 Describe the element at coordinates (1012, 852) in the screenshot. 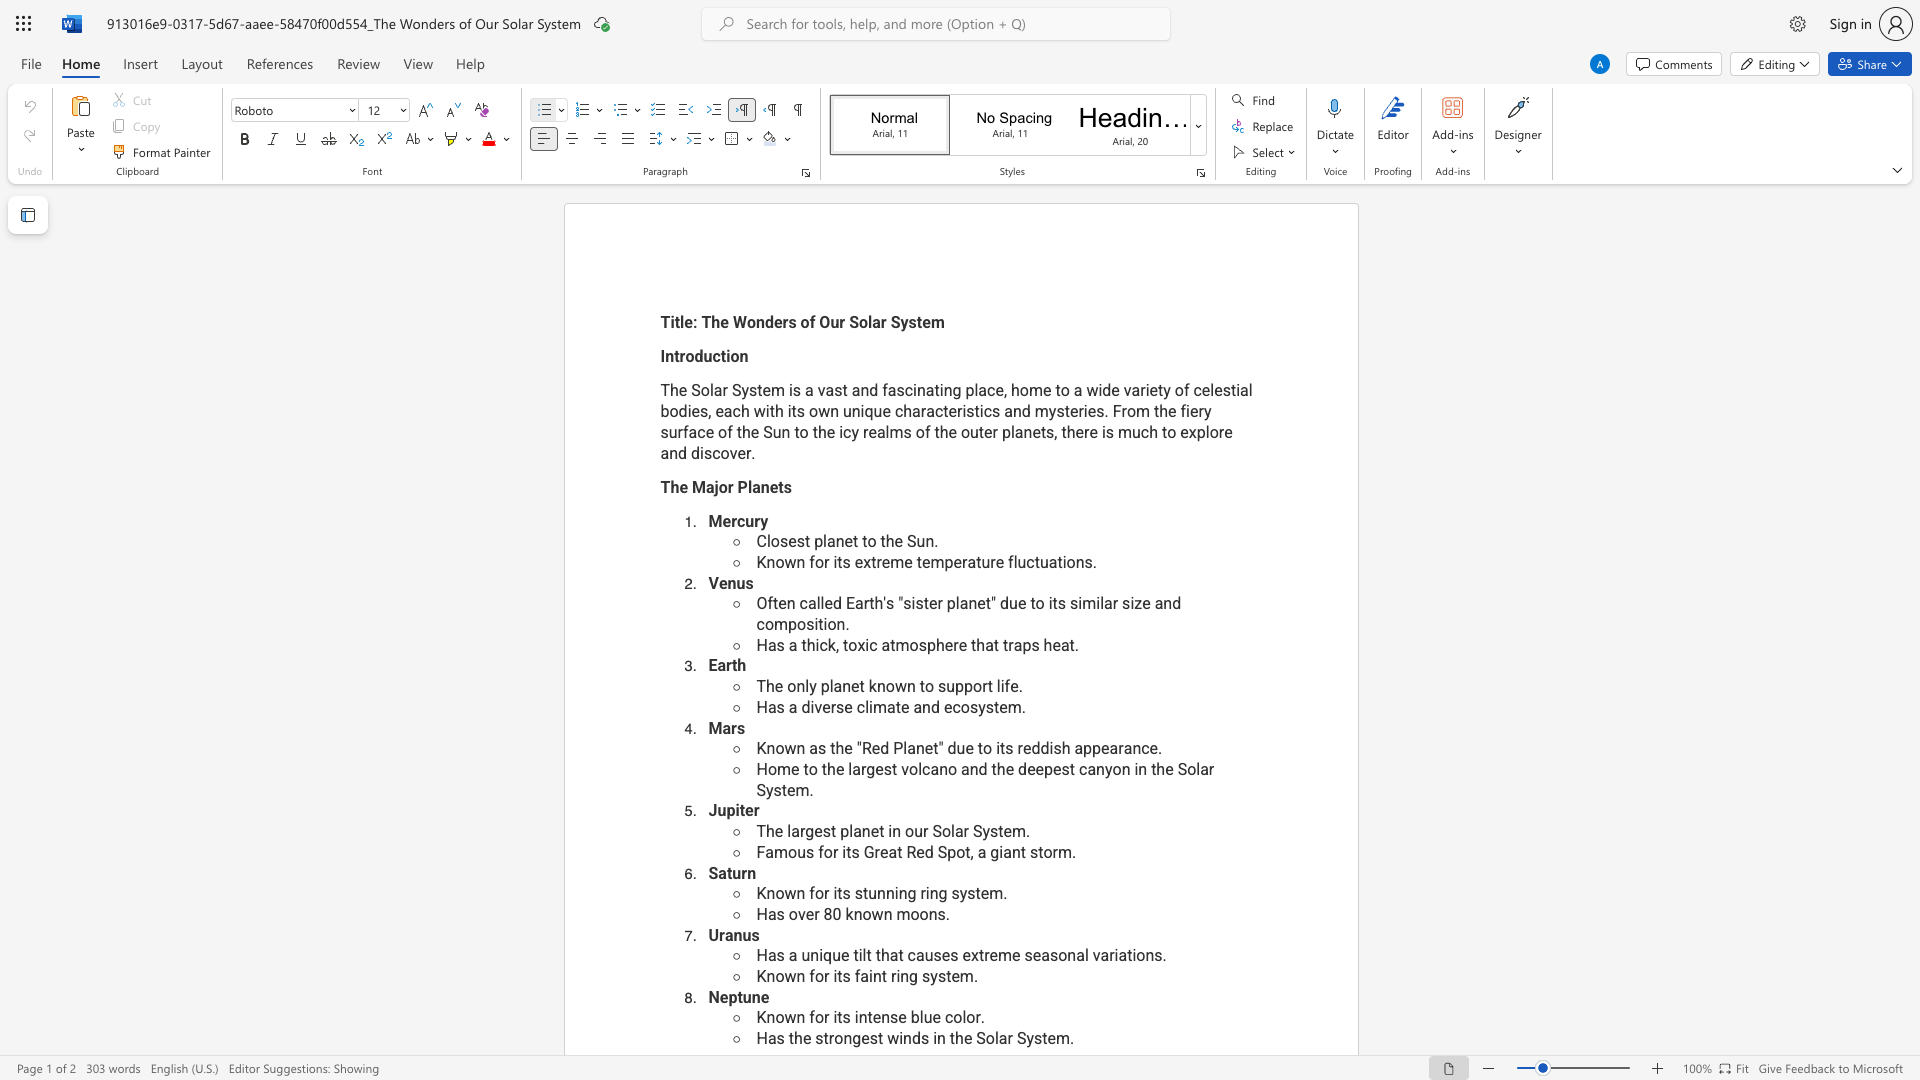

I see `the space between the continuous character "a" and "n" in the text` at that location.